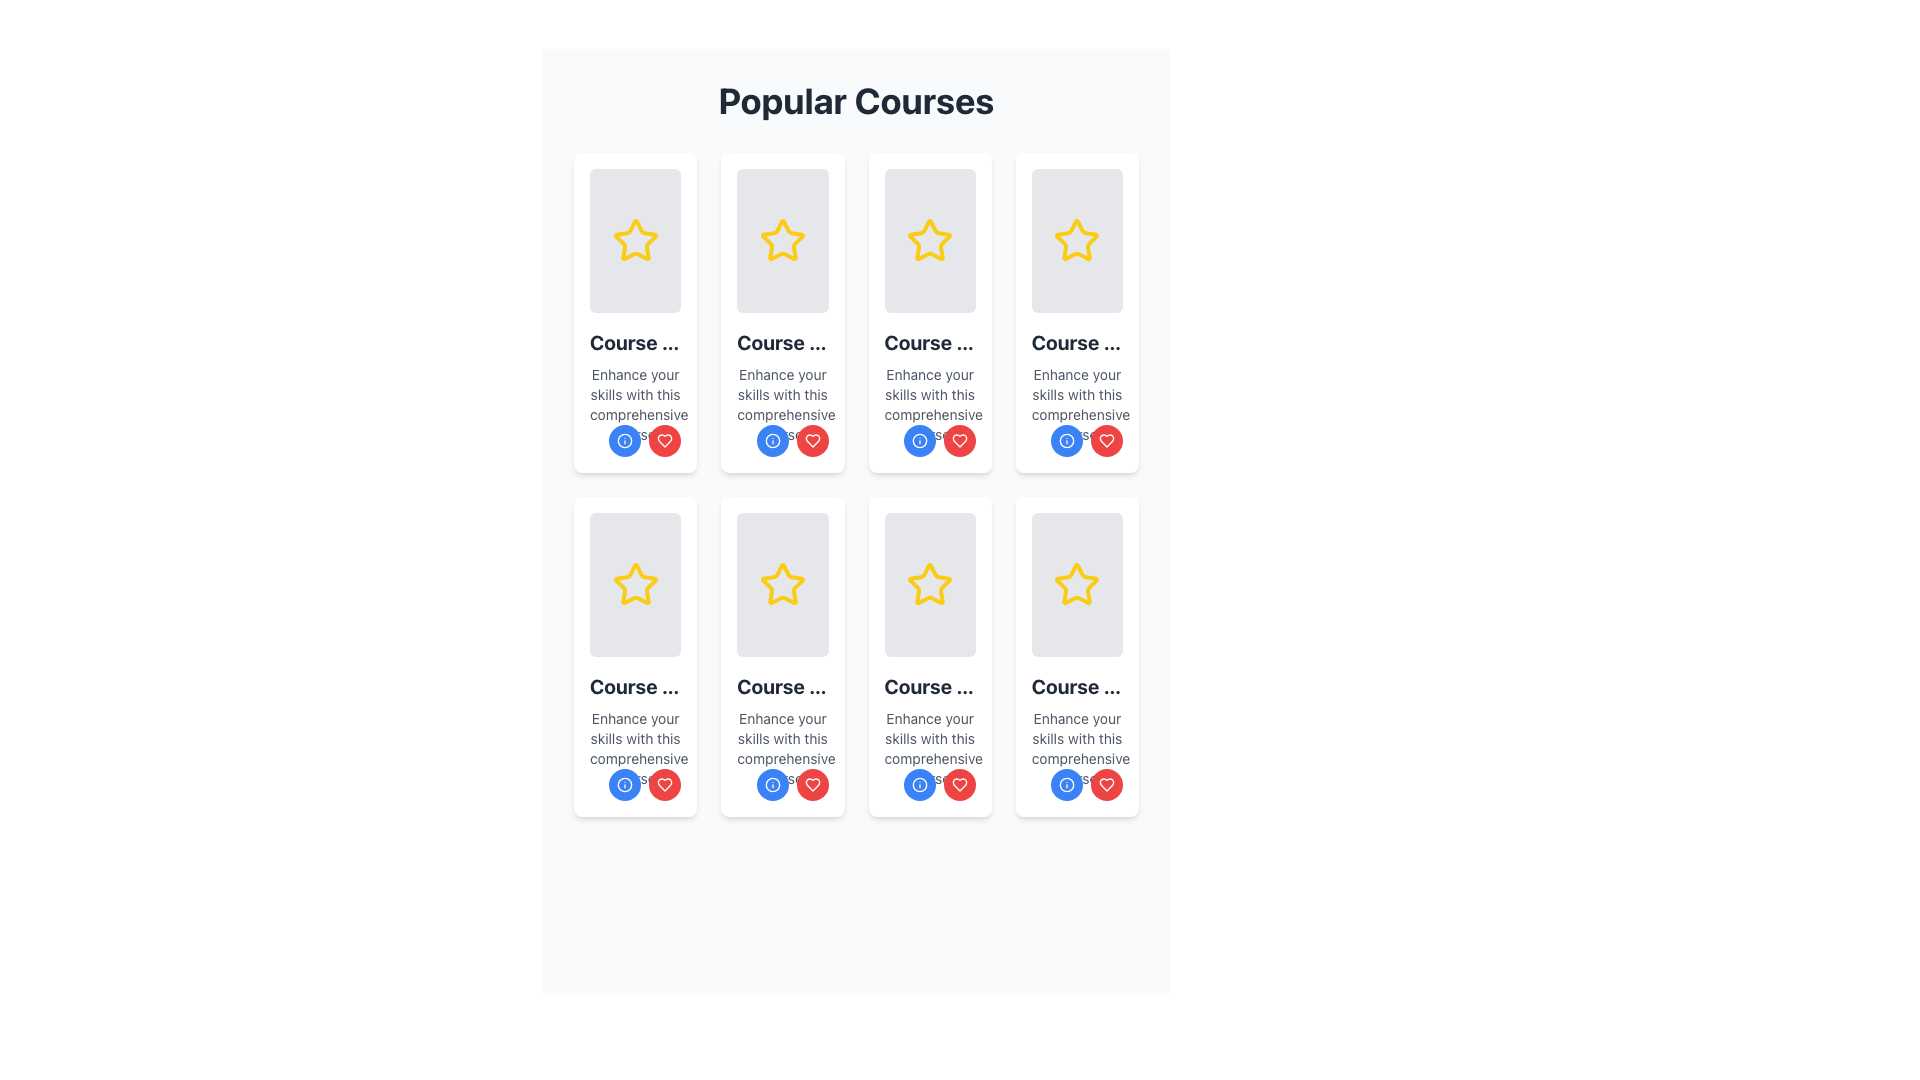  What do you see at coordinates (1076, 584) in the screenshot?
I see `the star icon located at the top-center of the bottom-right course card in a 4x2 grid layout` at bounding box center [1076, 584].